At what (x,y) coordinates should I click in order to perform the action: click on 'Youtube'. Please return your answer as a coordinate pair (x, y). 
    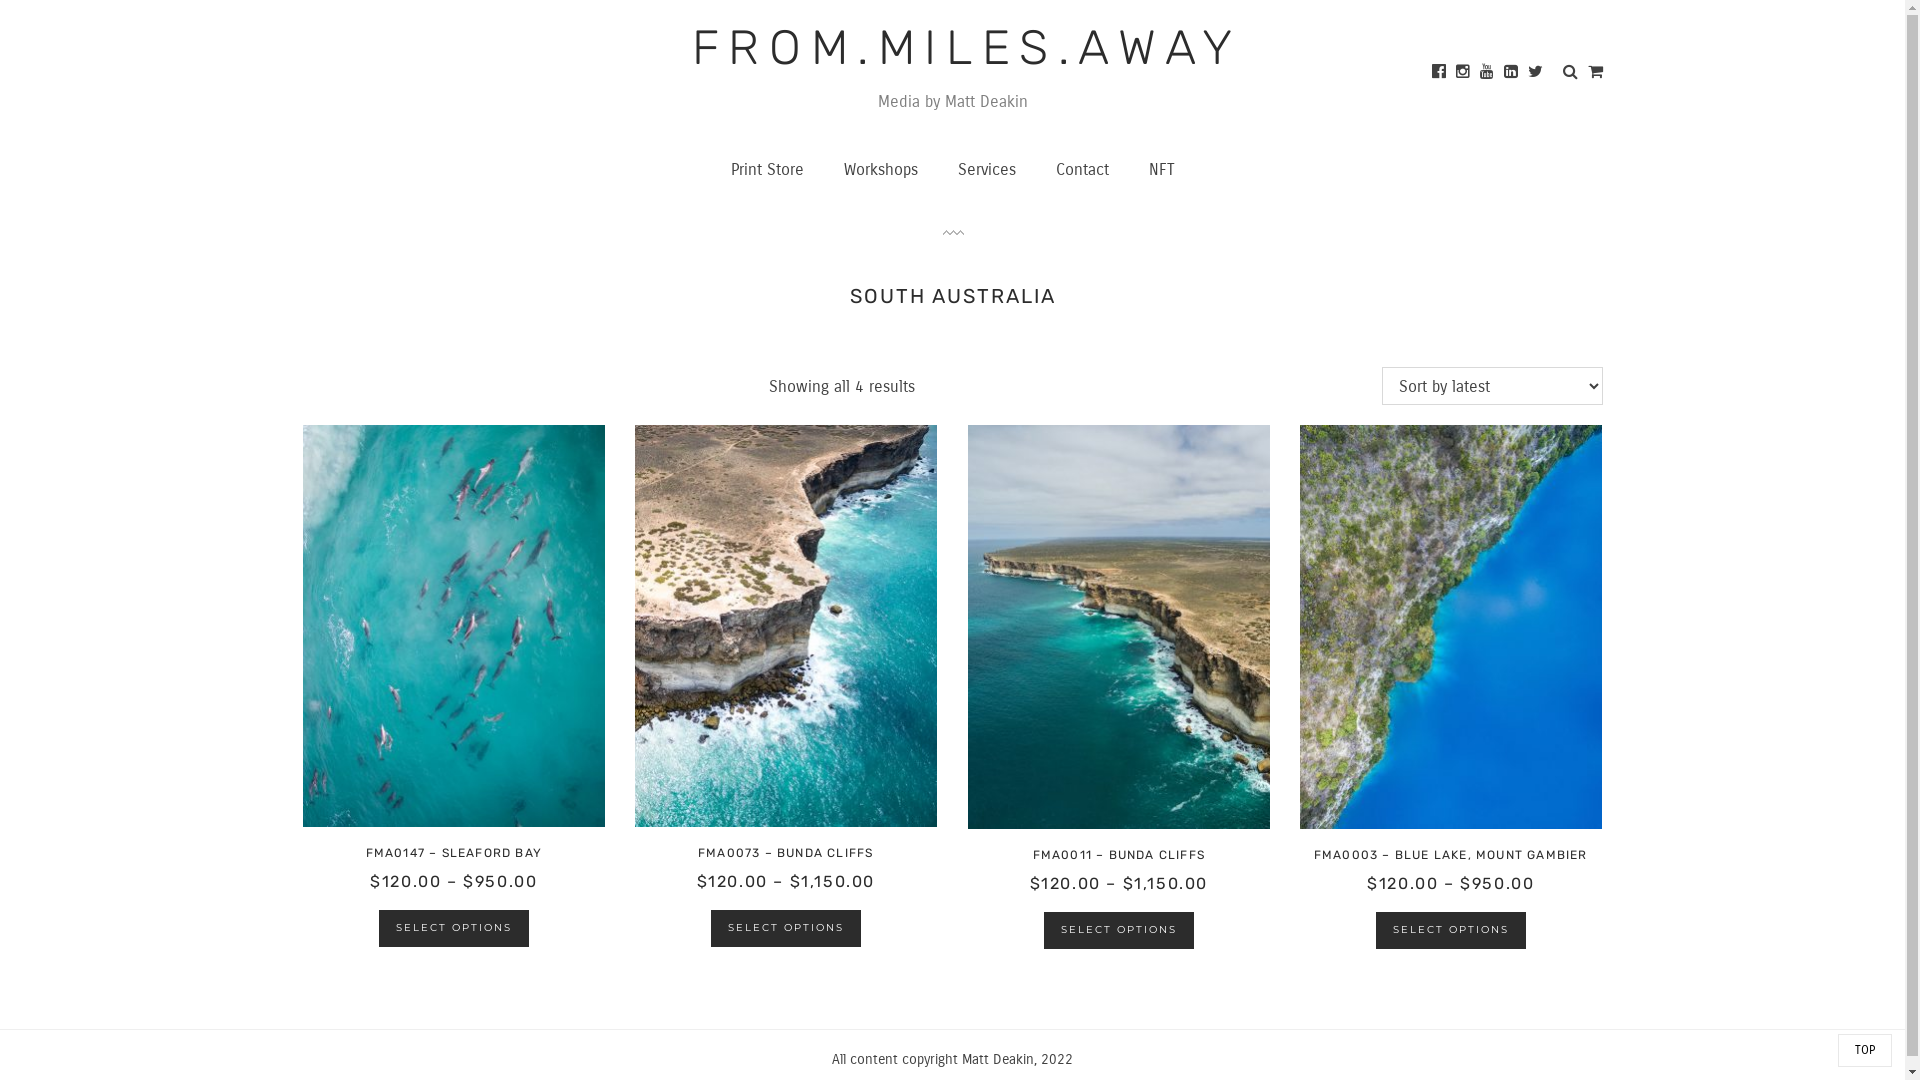
    Looking at the image, I should click on (1479, 68).